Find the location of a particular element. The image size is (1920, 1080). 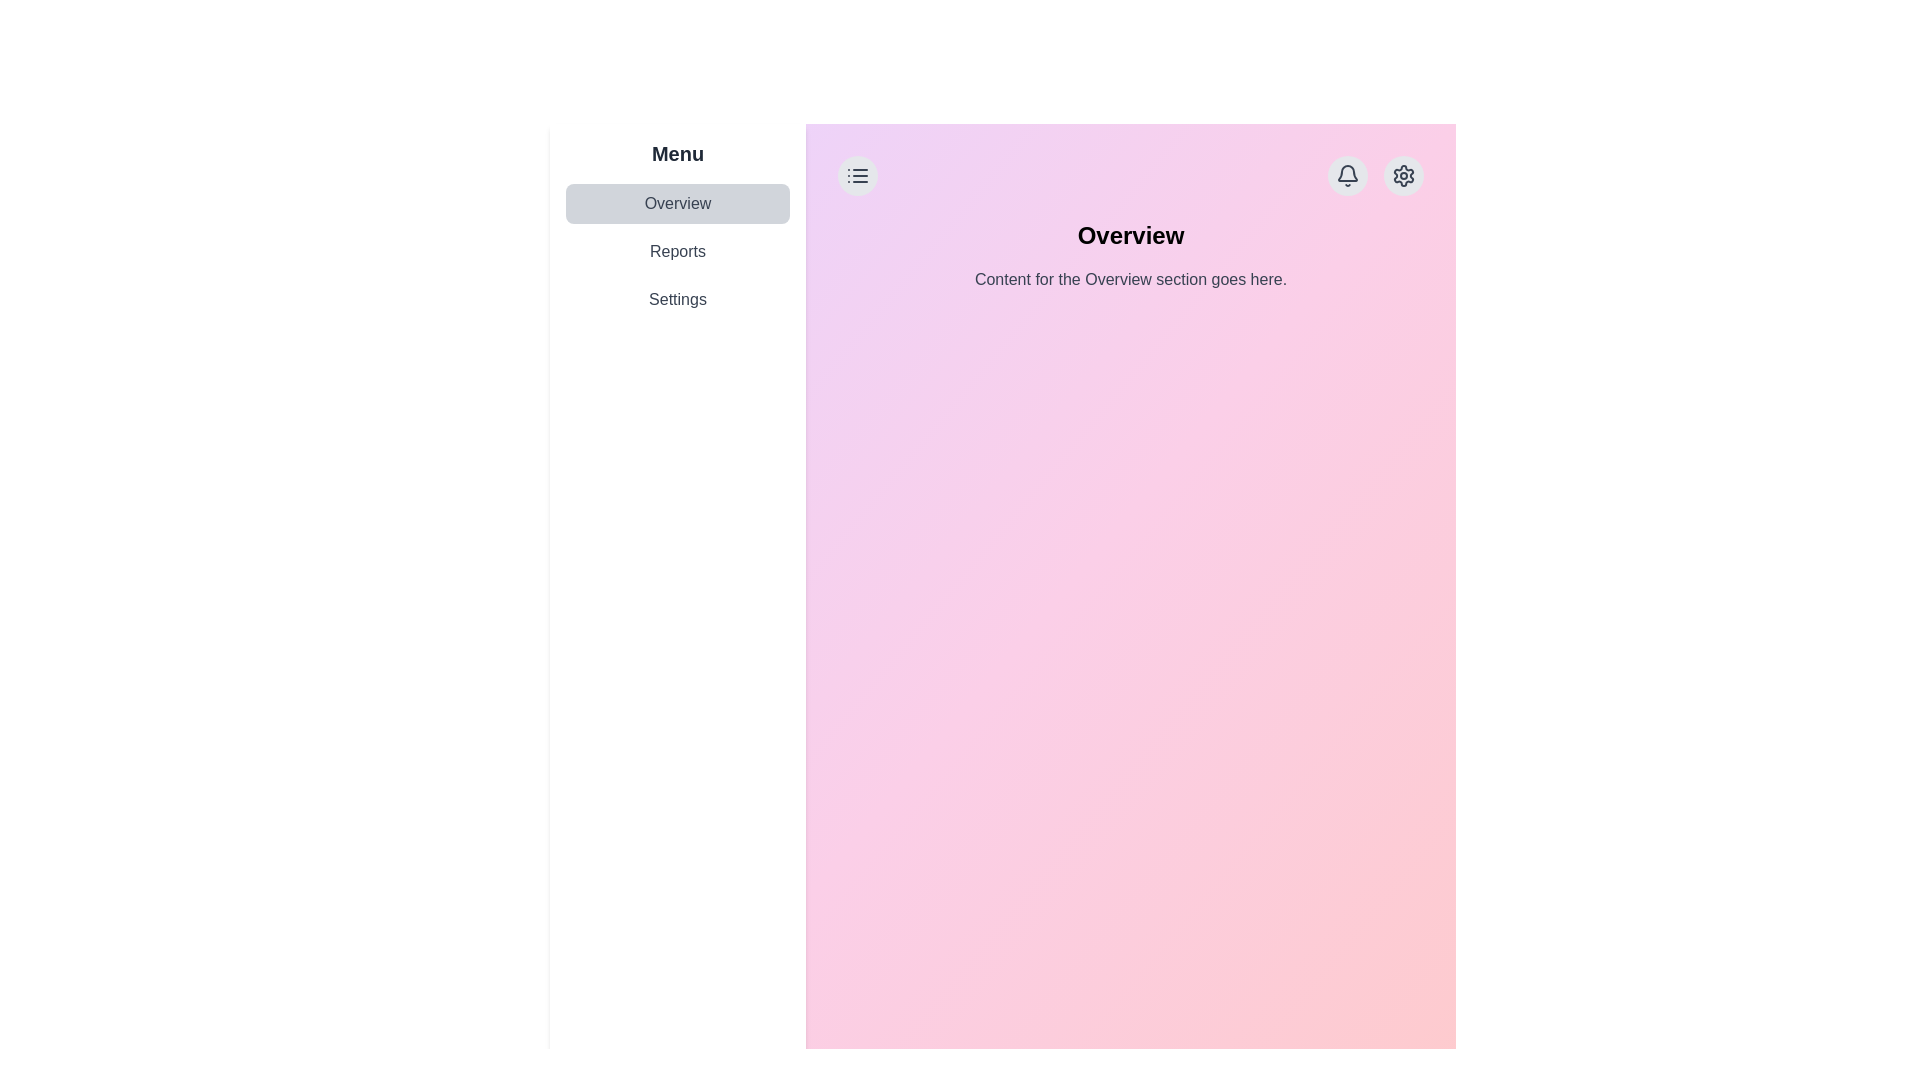

the text block that reads 'Content for the Overview section goes here.' which is styled in a smaller, lighter gray font and positioned directly under the 'Overview' heading is located at coordinates (1131, 280).